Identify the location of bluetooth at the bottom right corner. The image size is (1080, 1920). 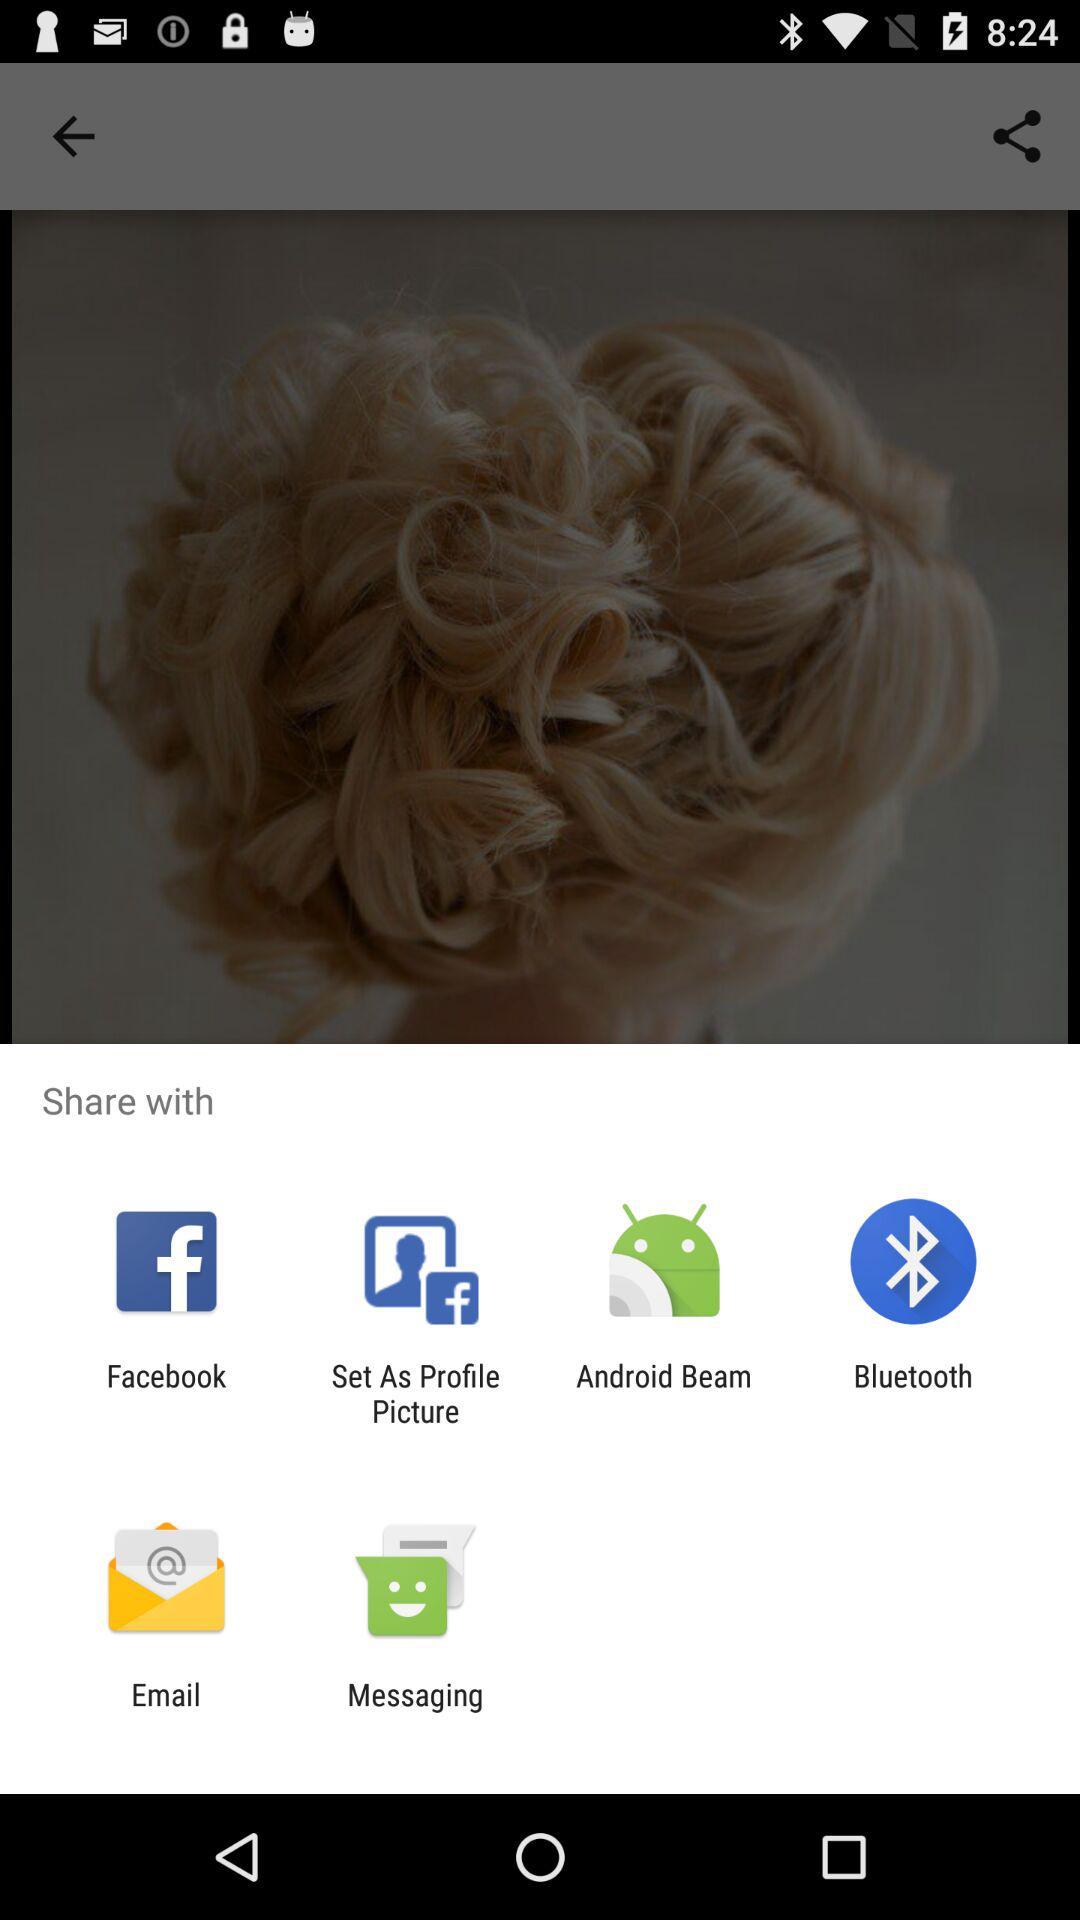
(913, 1392).